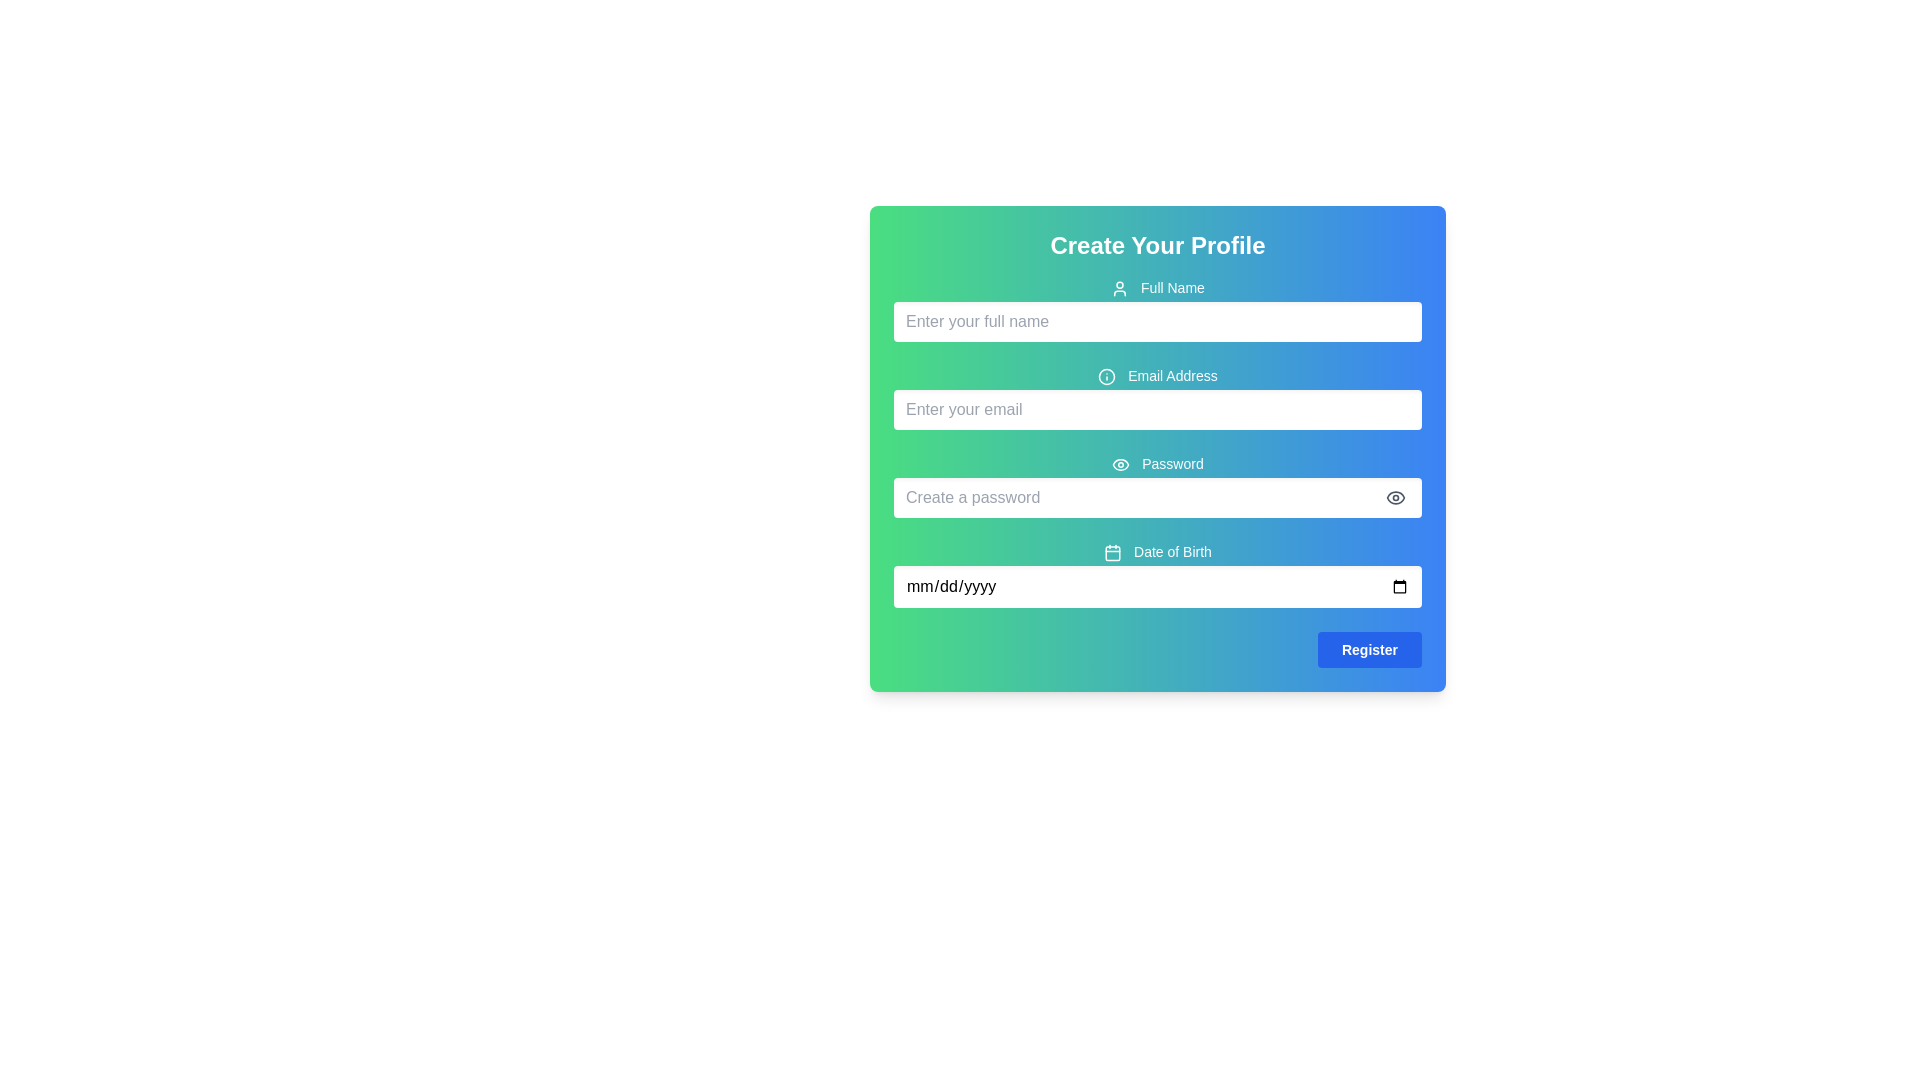 The height and width of the screenshot is (1080, 1920). Describe the element at coordinates (1121, 465) in the screenshot. I see `the eye icon for toggling password visibility located beside the 'Password' text in the profile creation form` at that location.